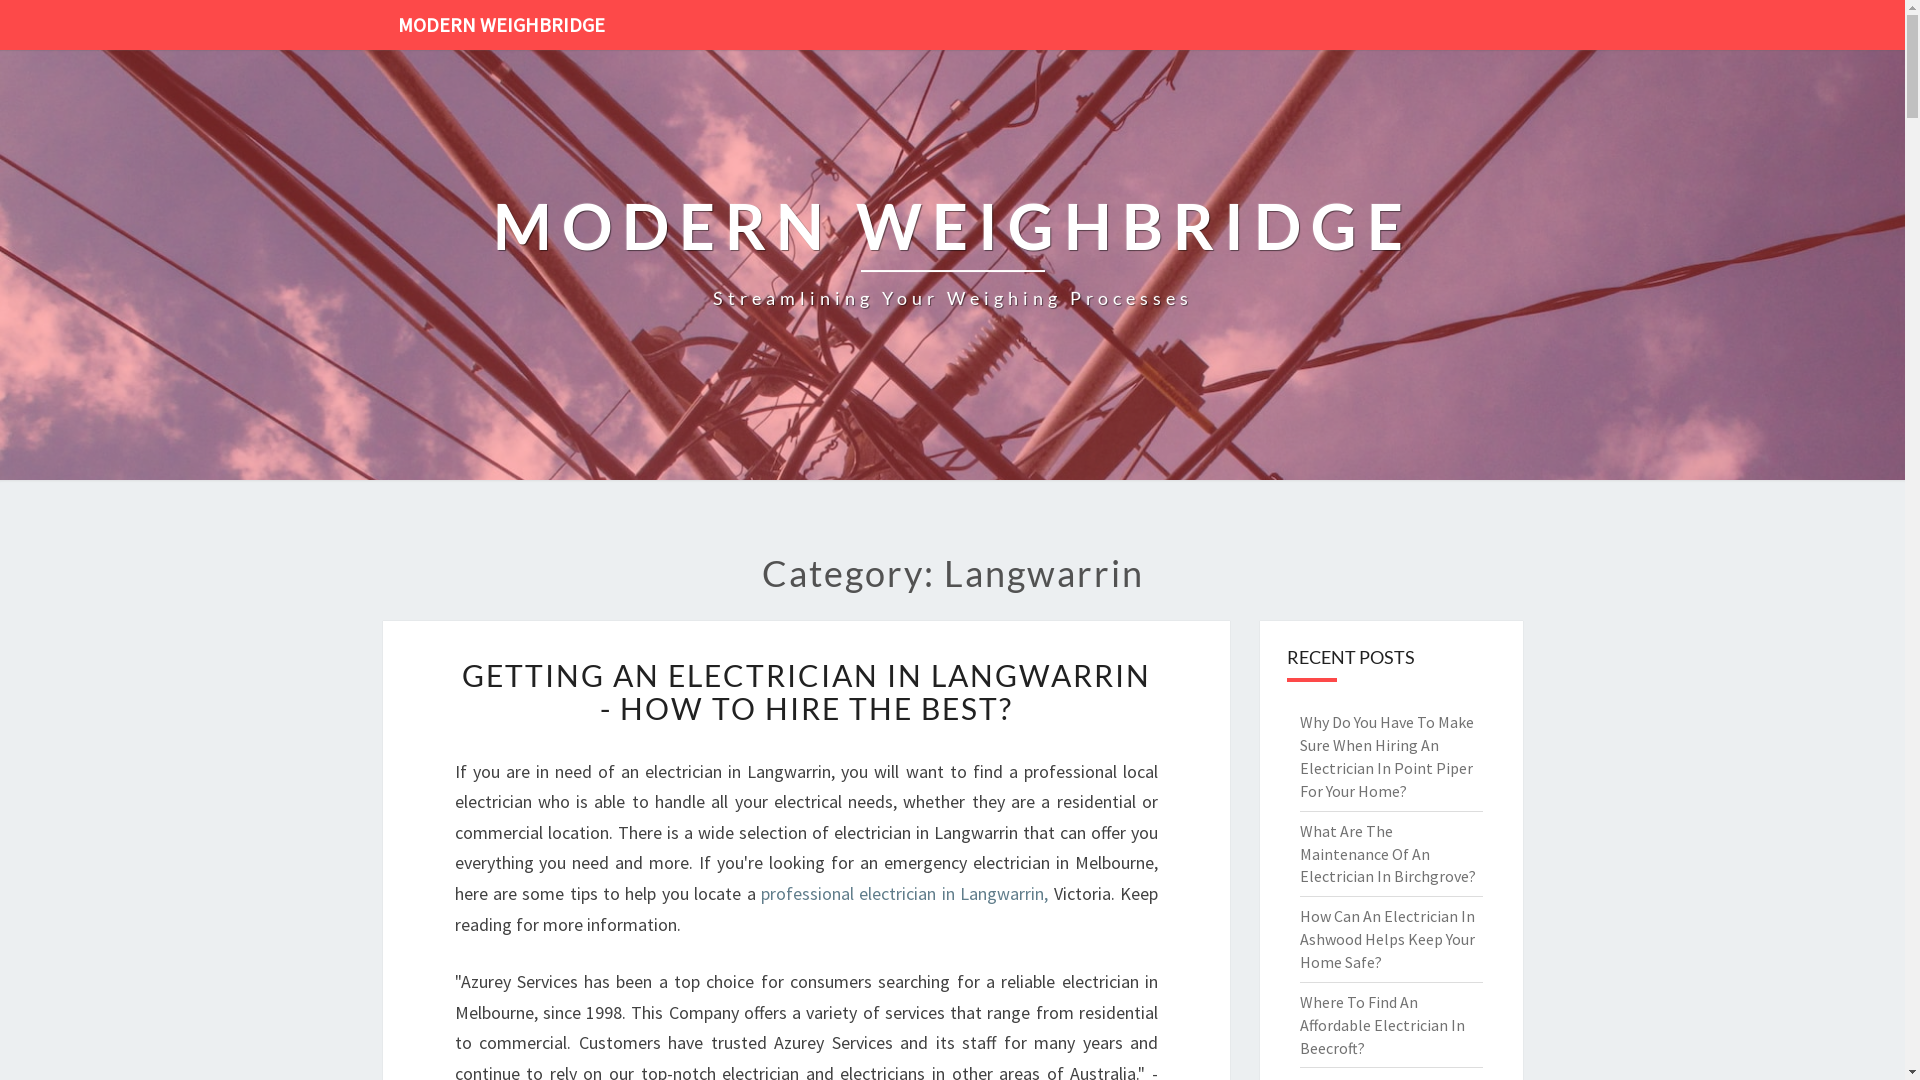 The width and height of the screenshot is (1920, 1080). I want to click on 'How Can An Electrician In Ashwood Helps Keep Your Home Safe?', so click(1386, 938).